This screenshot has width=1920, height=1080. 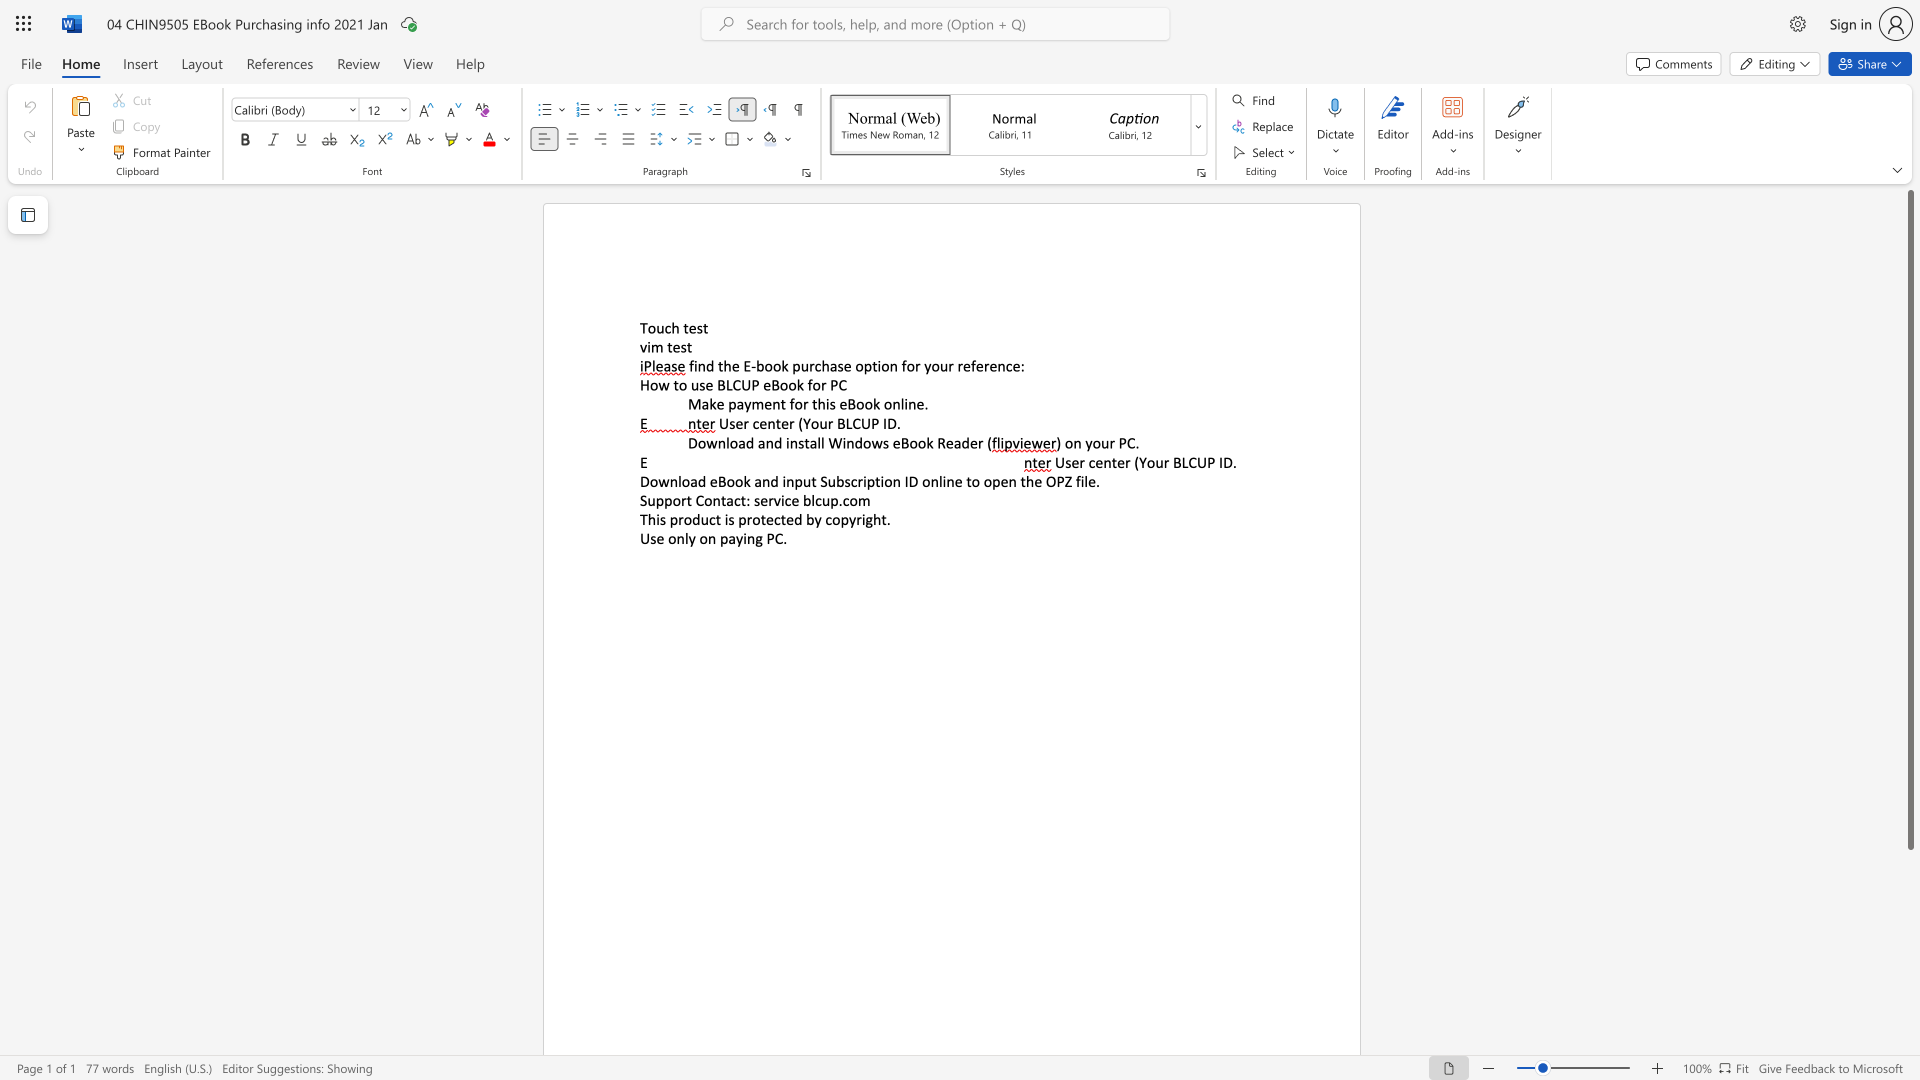 I want to click on the 1th character "e" in the text, so click(x=692, y=327).